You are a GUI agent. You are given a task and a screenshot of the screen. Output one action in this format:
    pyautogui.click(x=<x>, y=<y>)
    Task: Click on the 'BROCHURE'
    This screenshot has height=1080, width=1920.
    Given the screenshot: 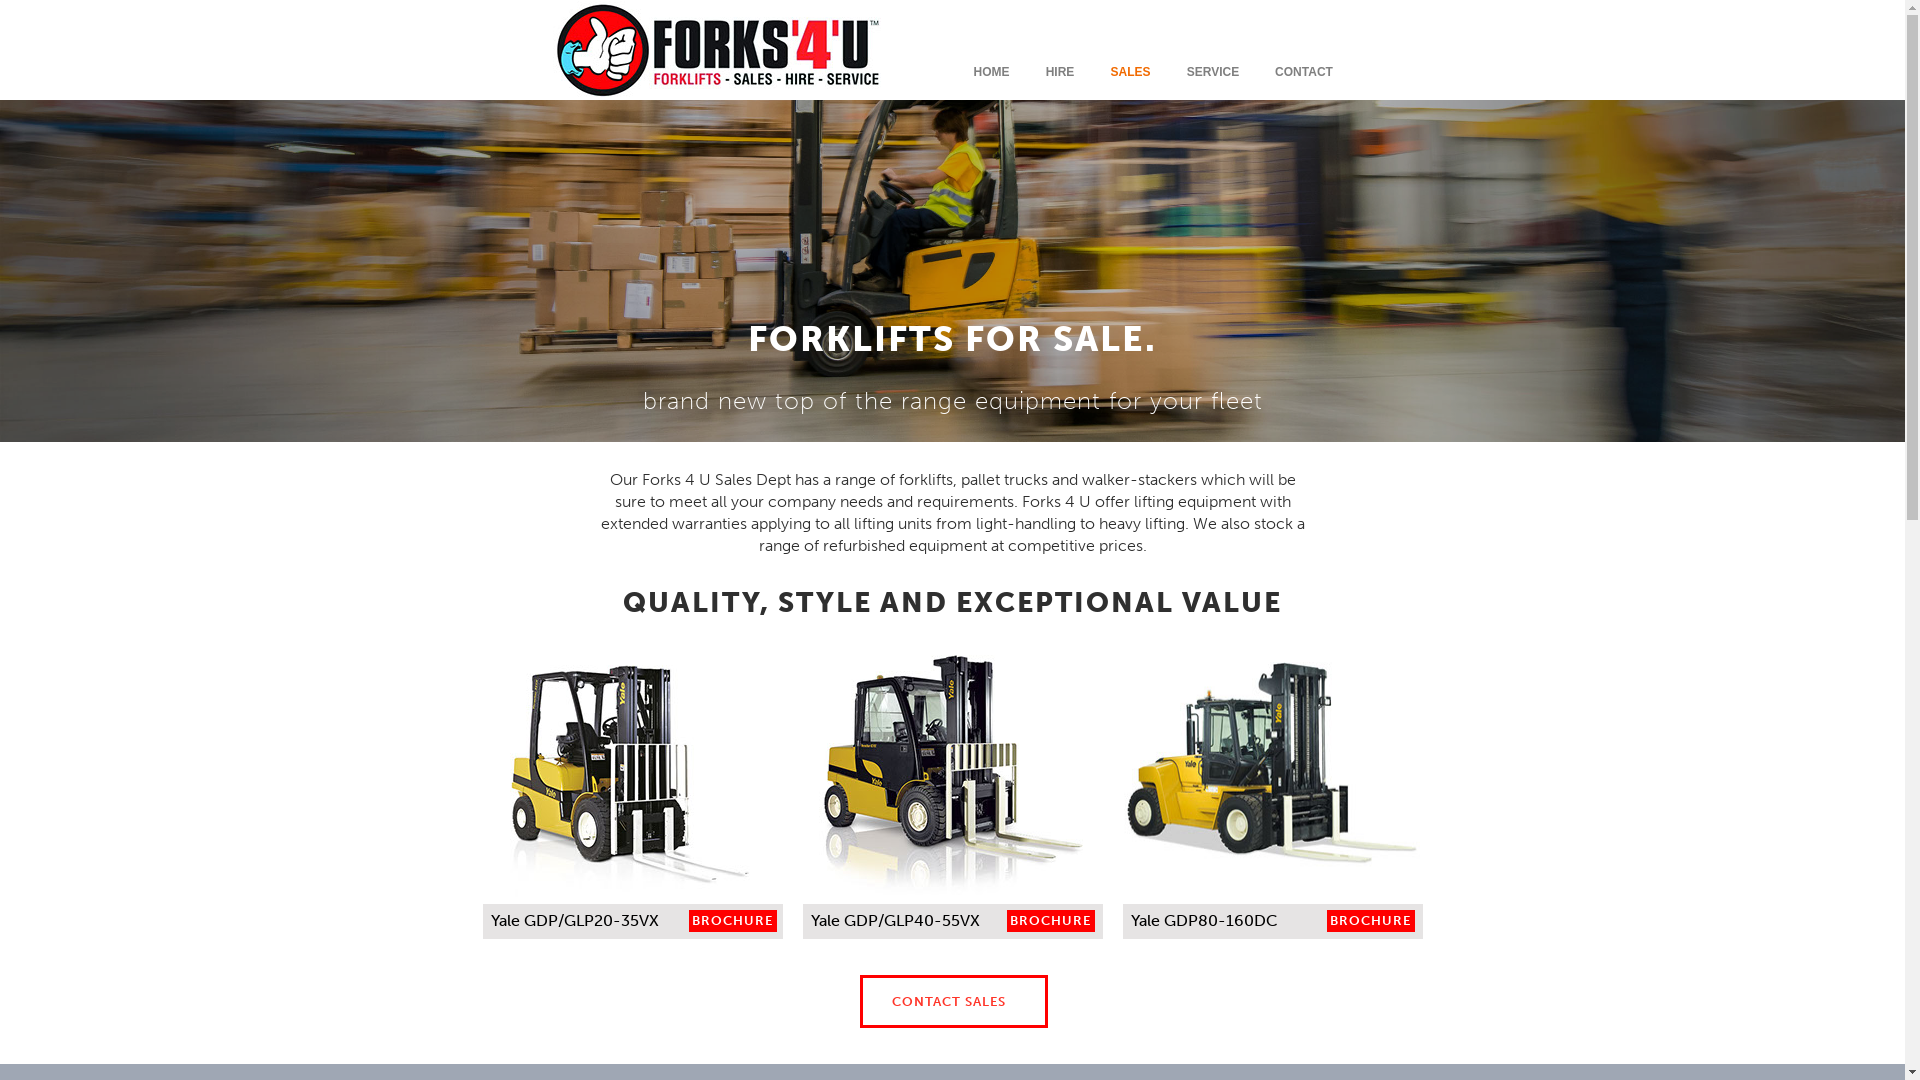 What is the action you would take?
    pyautogui.click(x=1368, y=921)
    